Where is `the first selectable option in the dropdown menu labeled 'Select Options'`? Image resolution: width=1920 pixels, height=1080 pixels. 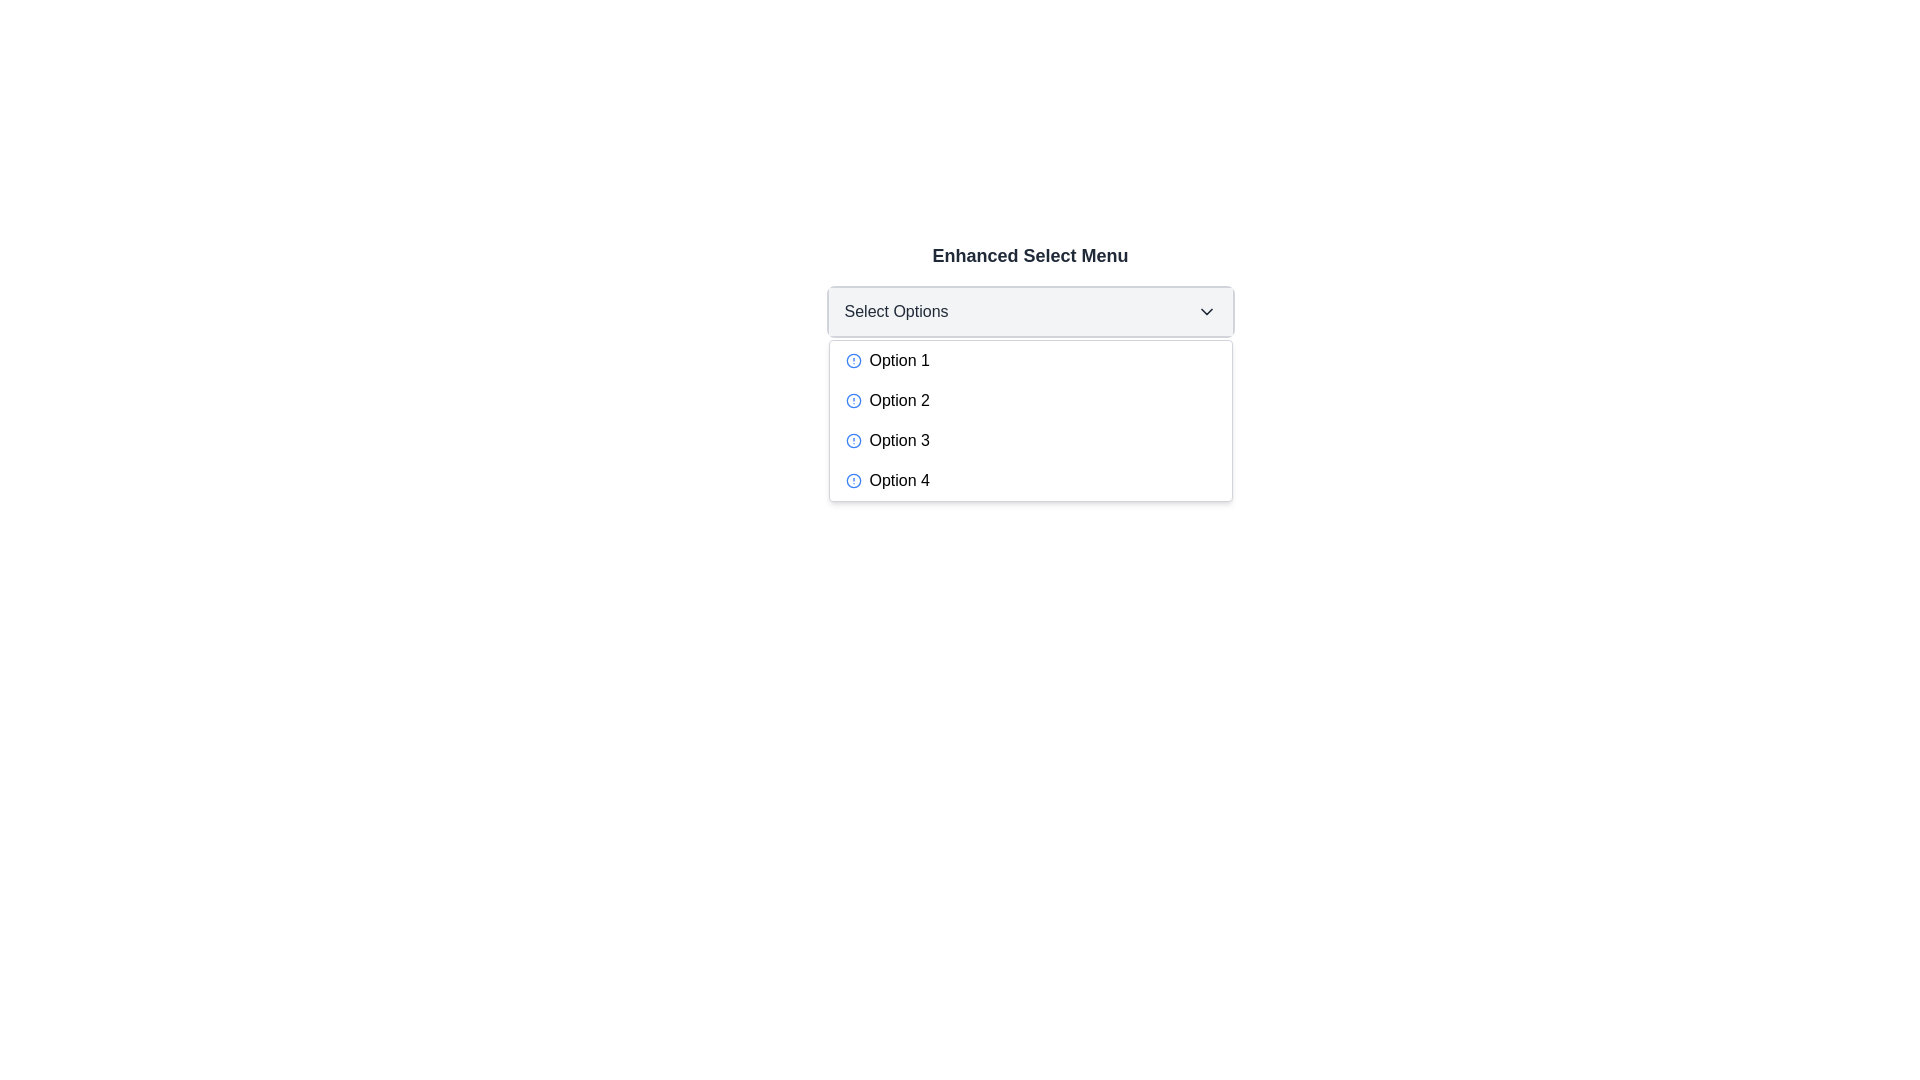
the first selectable option in the dropdown menu labeled 'Select Options' is located at coordinates (1030, 361).